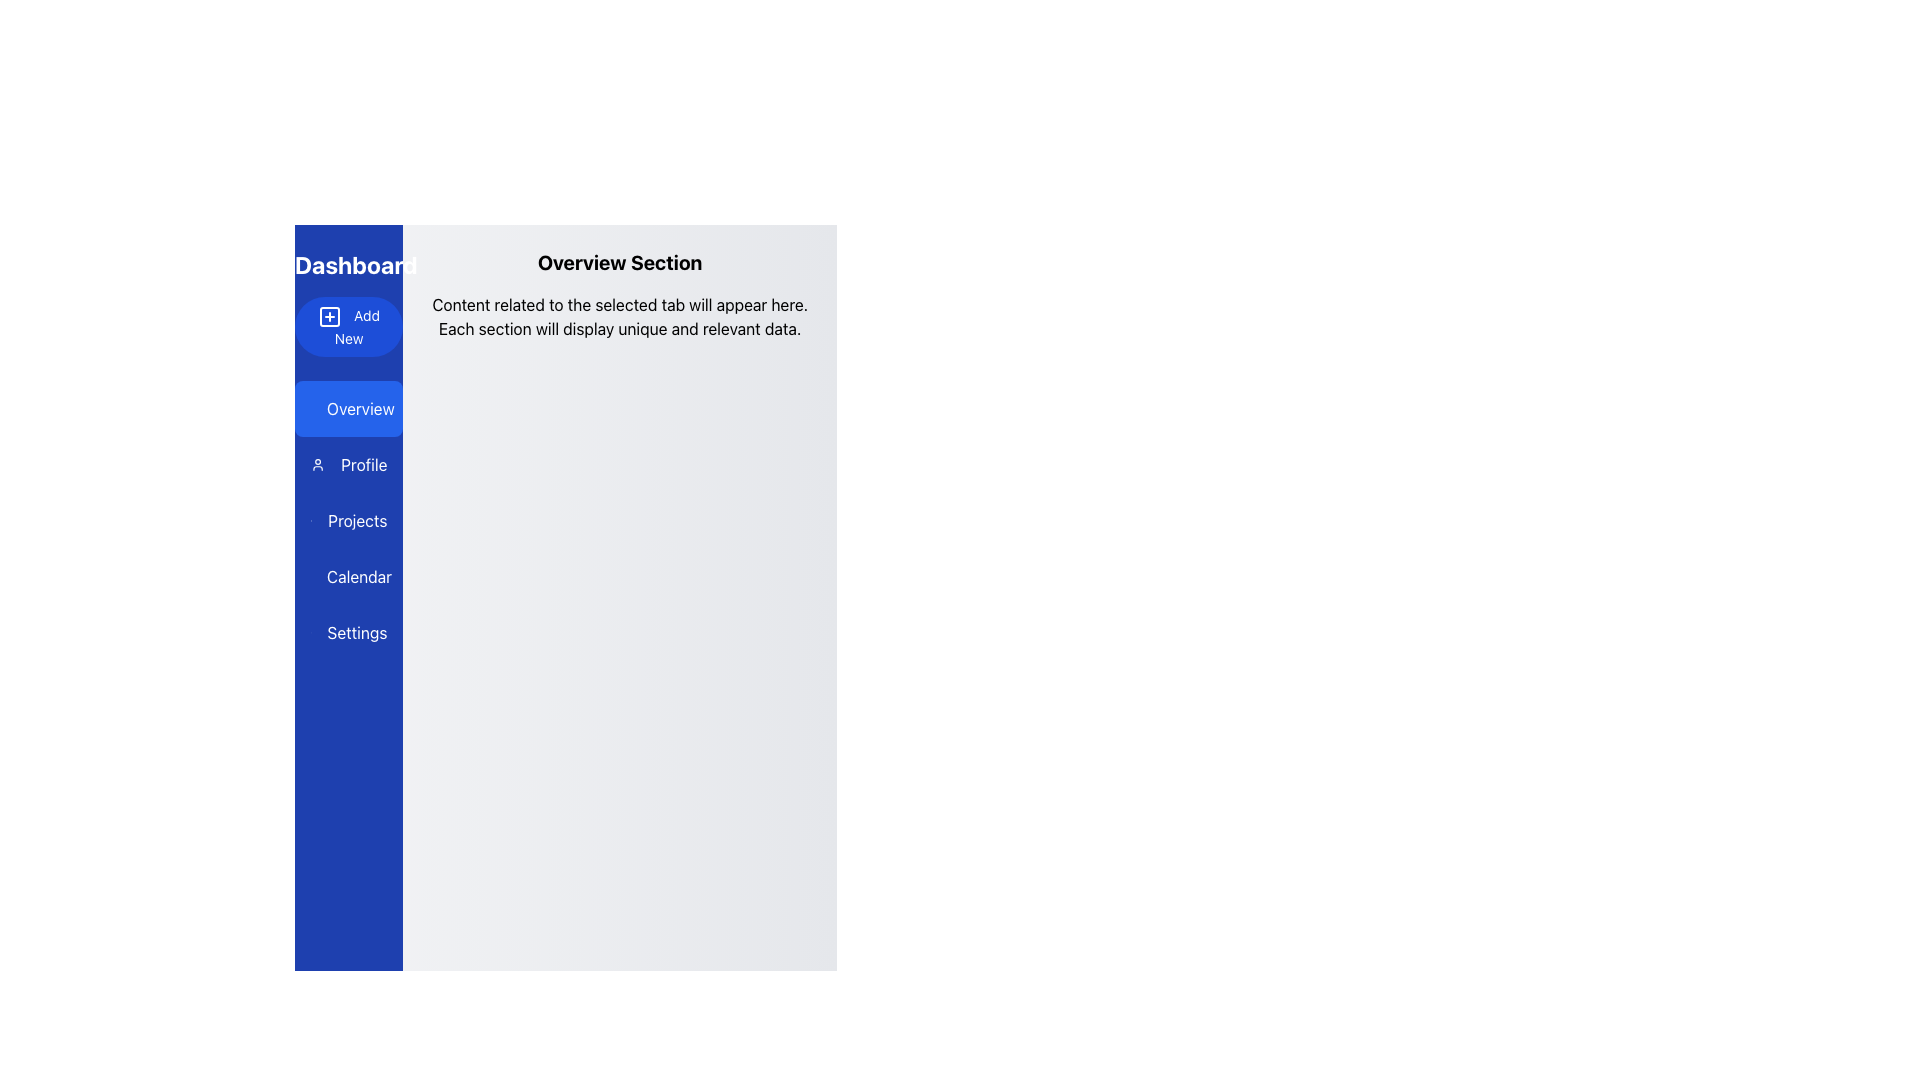  I want to click on the fifth text label in the vertical navigation menu, so click(349, 632).